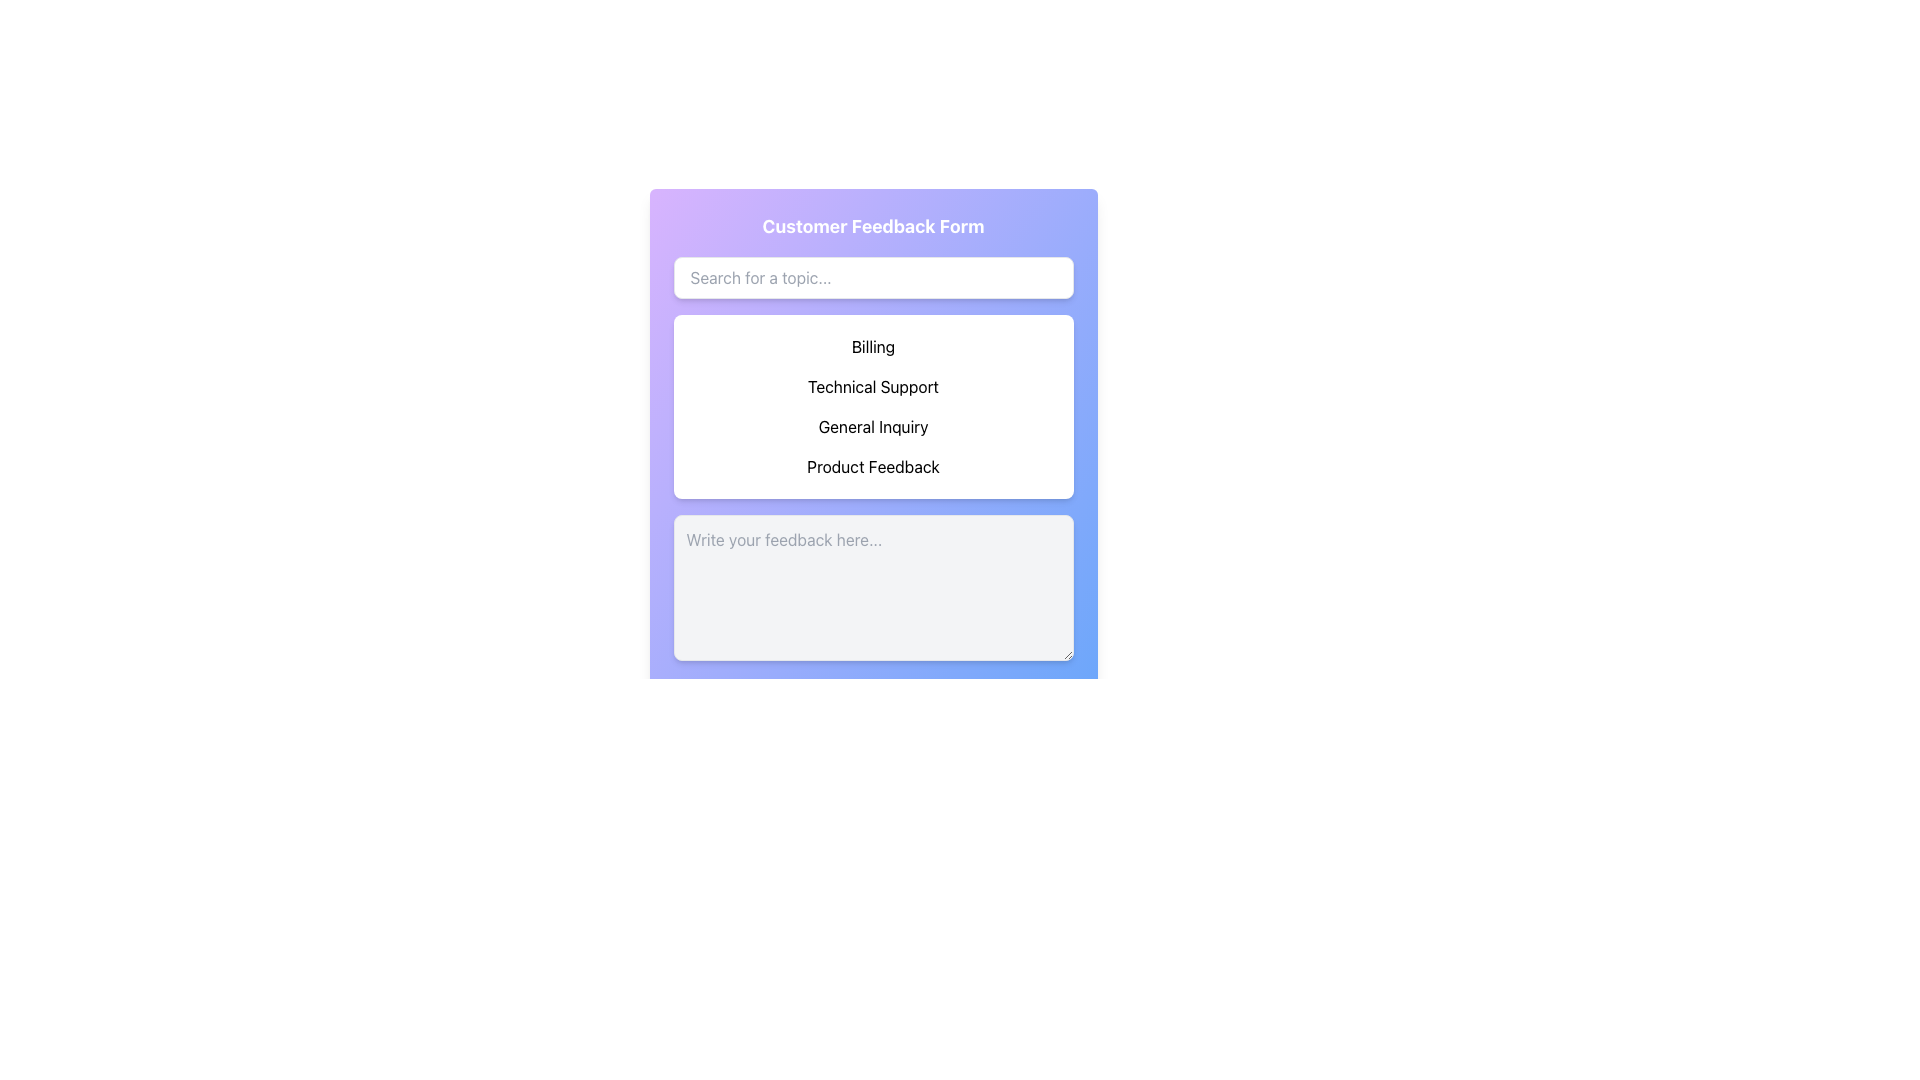  I want to click on the 'Product Feedback' button, which is the fourth item in the list of options within the 'Customer Feedback Form' panel, so click(873, 466).